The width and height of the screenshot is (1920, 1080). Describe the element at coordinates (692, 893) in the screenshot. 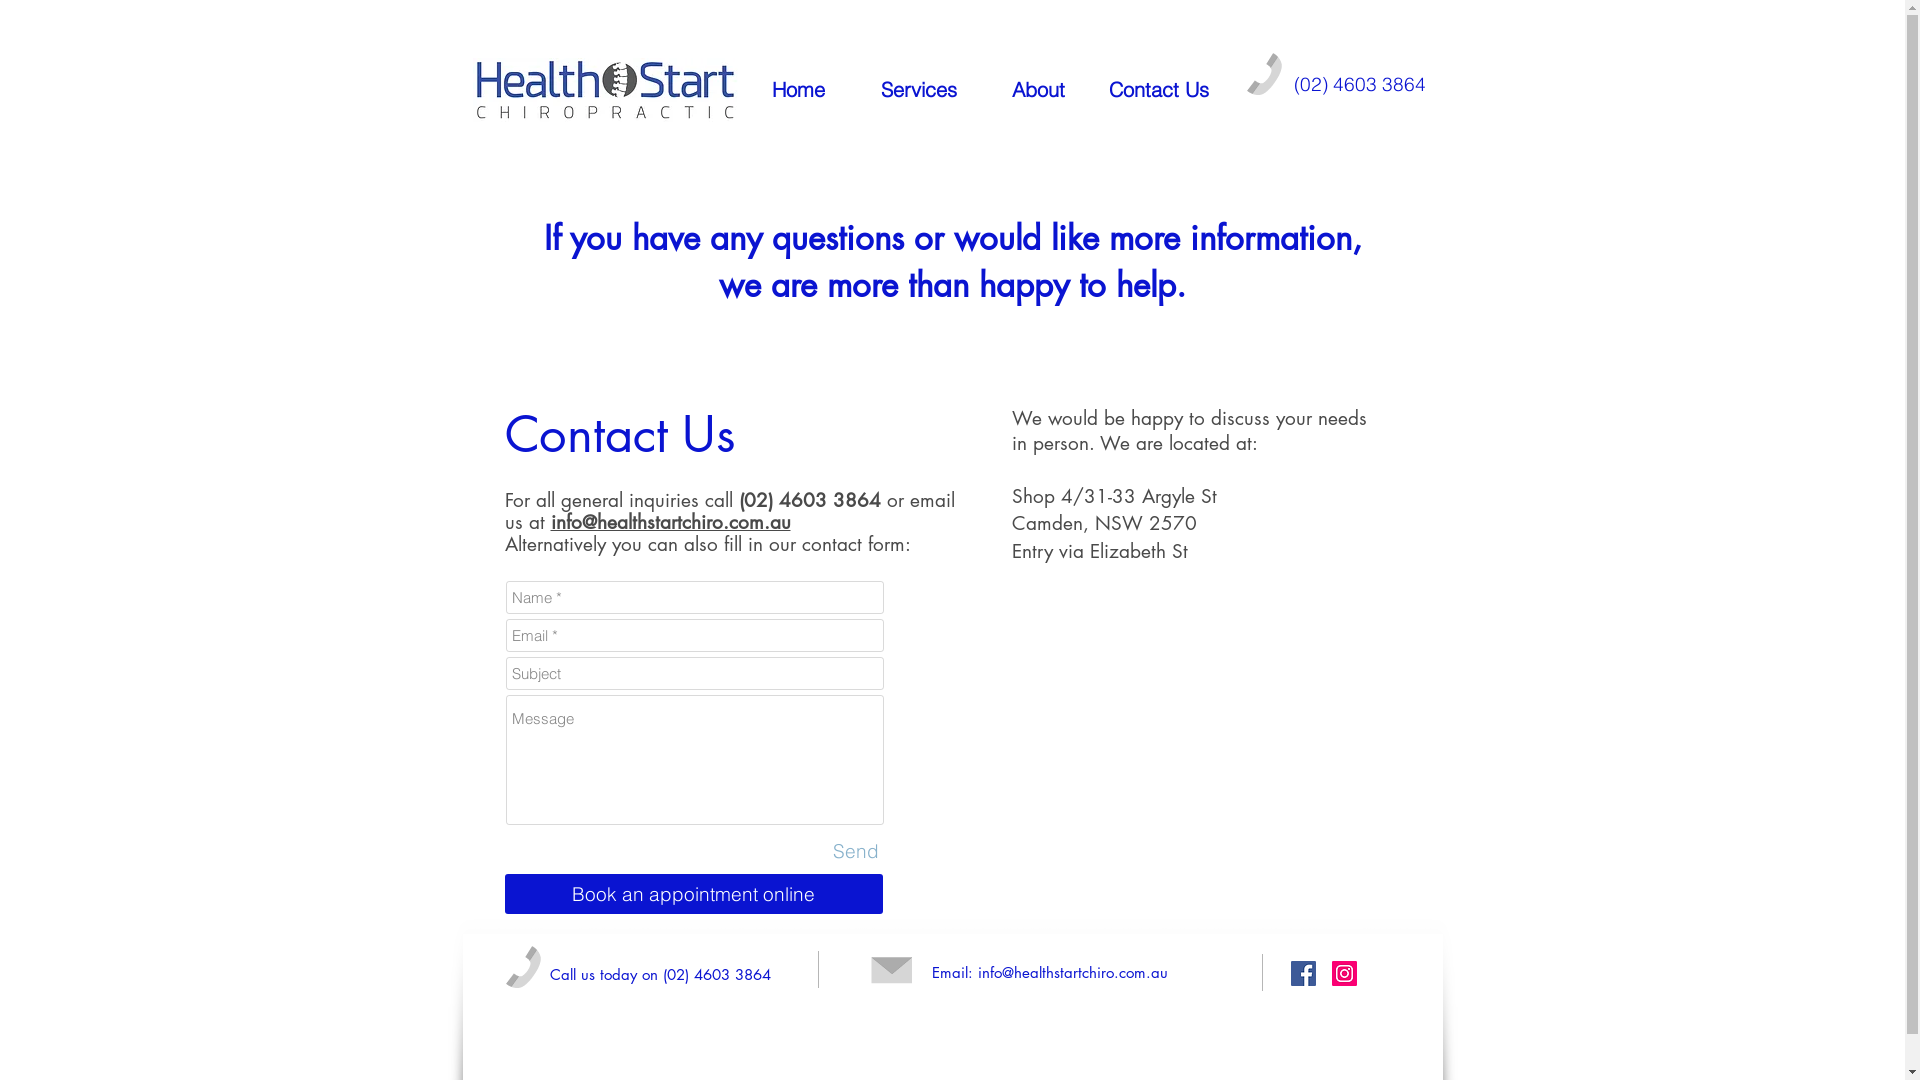

I see `'Book an appointment online'` at that location.